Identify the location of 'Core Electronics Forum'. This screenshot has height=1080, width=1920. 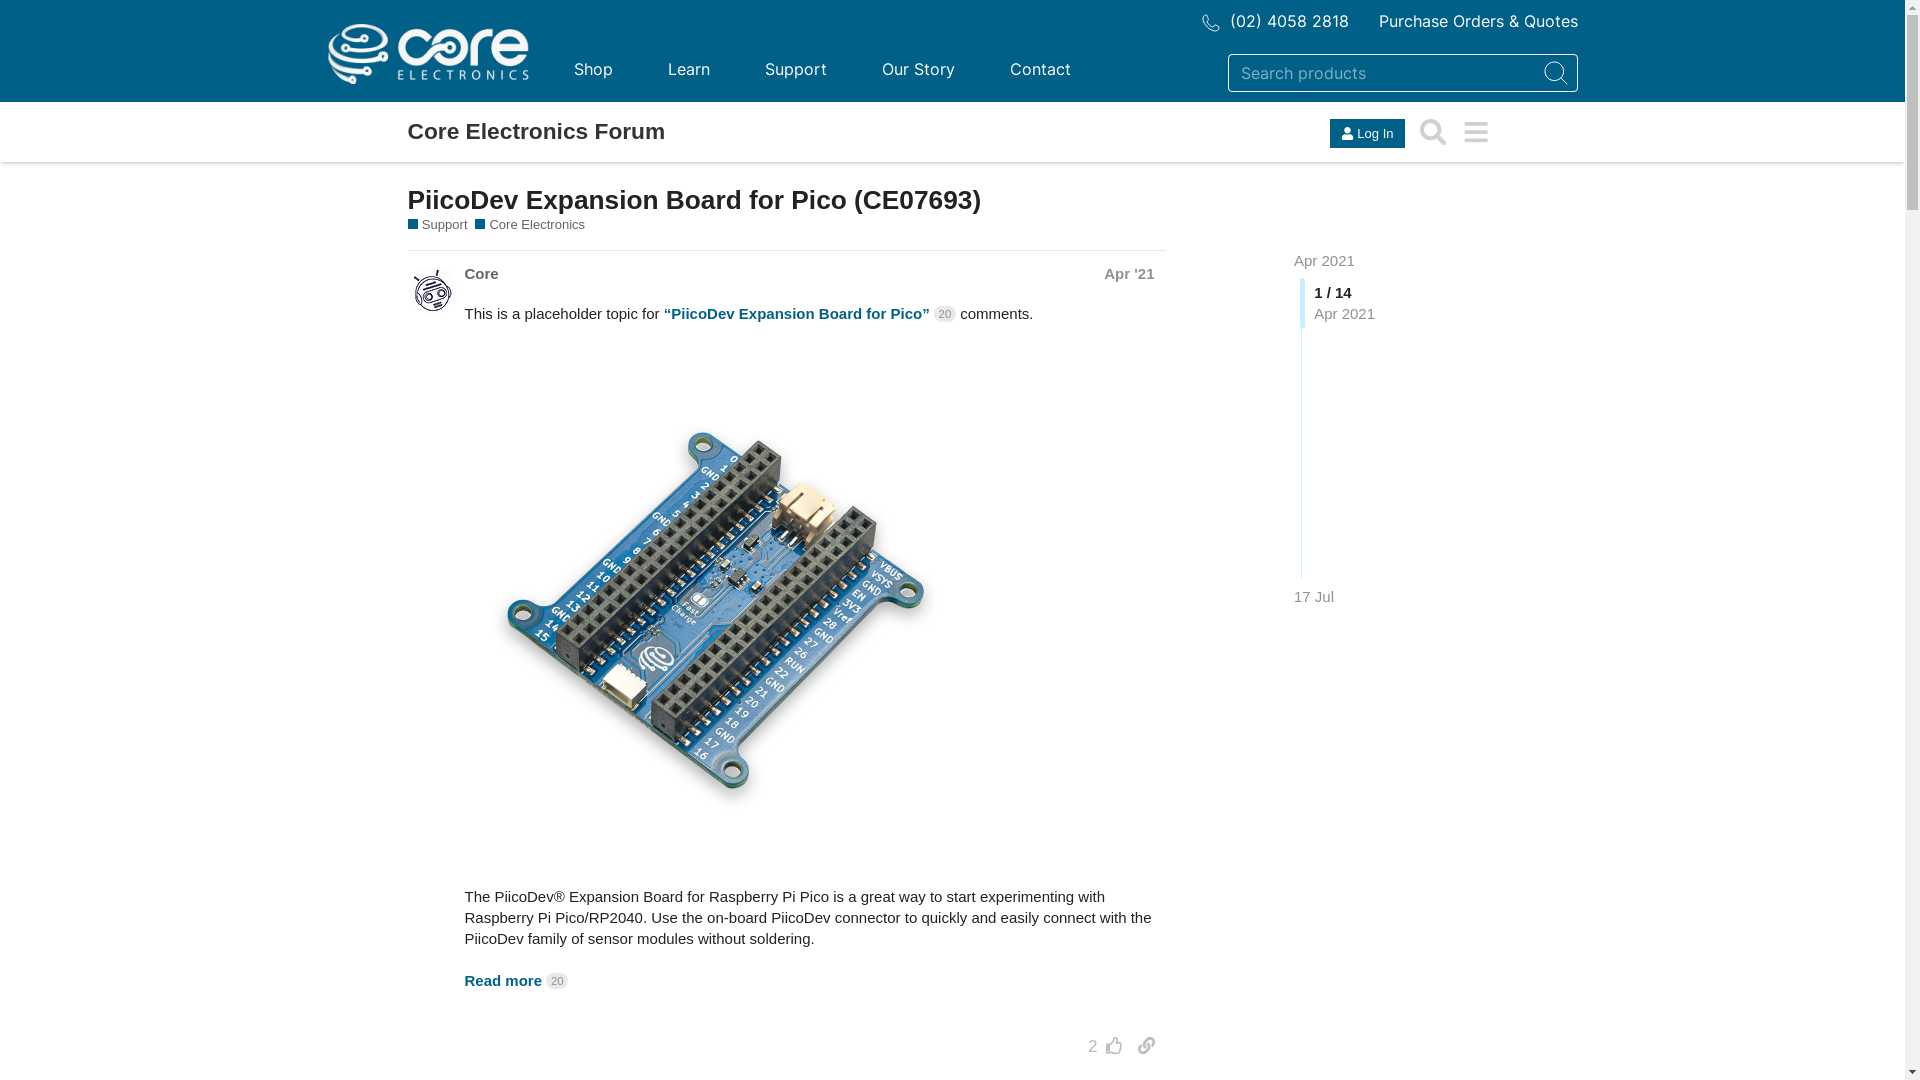
(537, 131).